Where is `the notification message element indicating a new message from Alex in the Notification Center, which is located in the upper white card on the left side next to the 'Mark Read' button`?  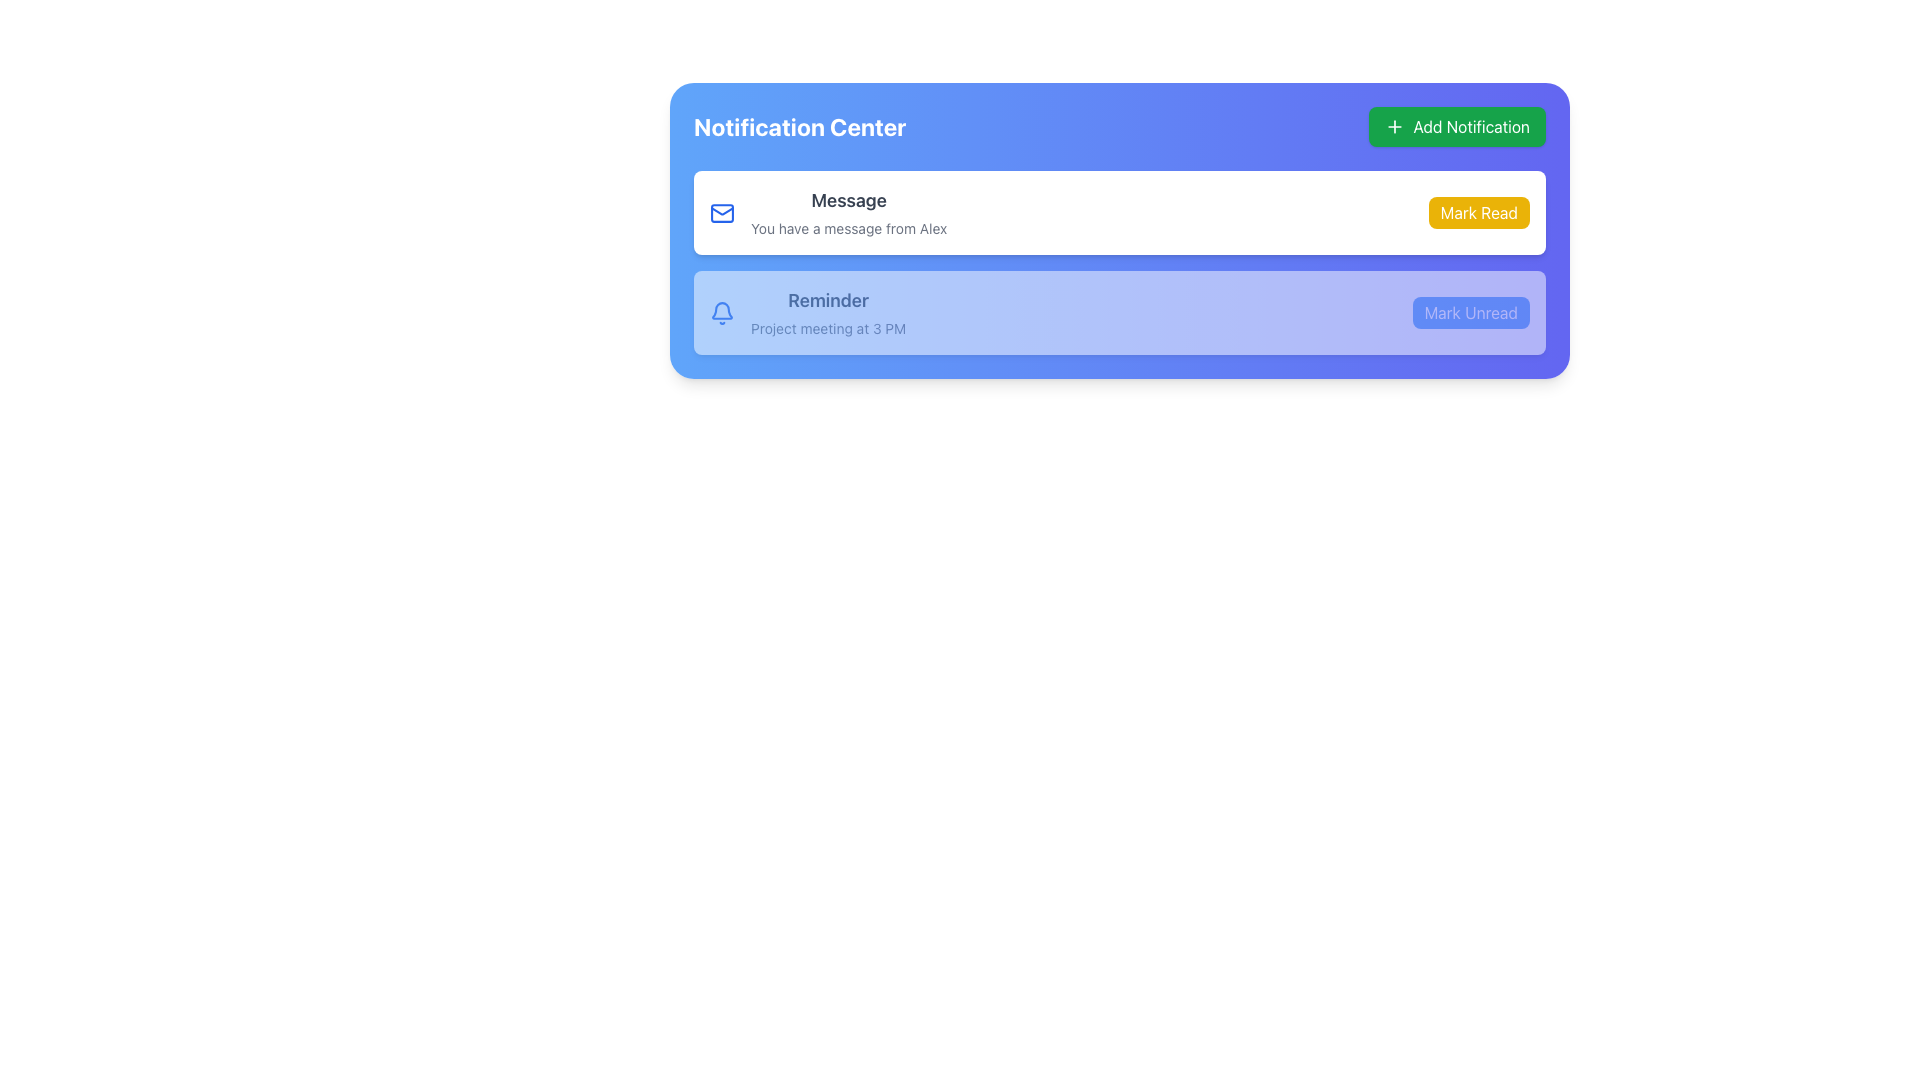 the notification message element indicating a new message from Alex in the Notification Center, which is located in the upper white card on the left side next to the 'Mark Read' button is located at coordinates (828, 212).